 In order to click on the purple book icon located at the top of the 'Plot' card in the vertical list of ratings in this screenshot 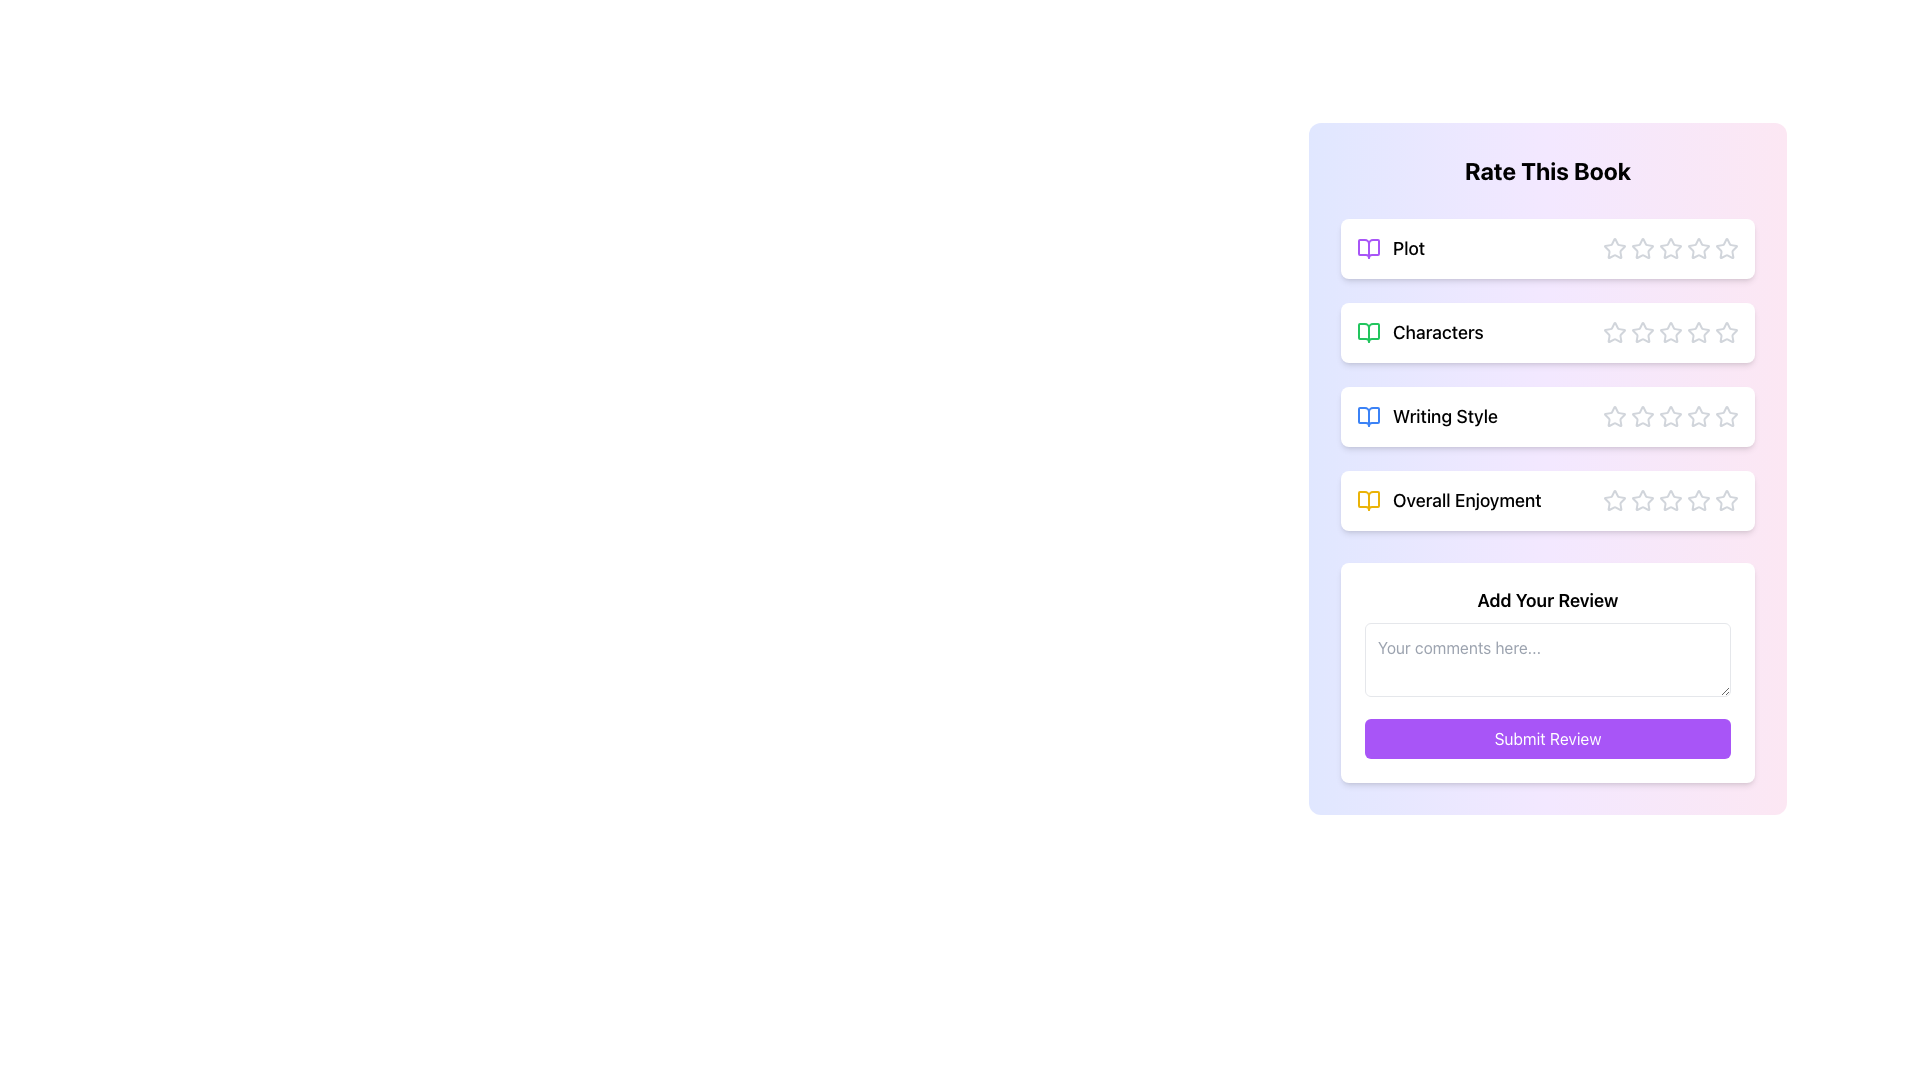, I will do `click(1367, 248)`.